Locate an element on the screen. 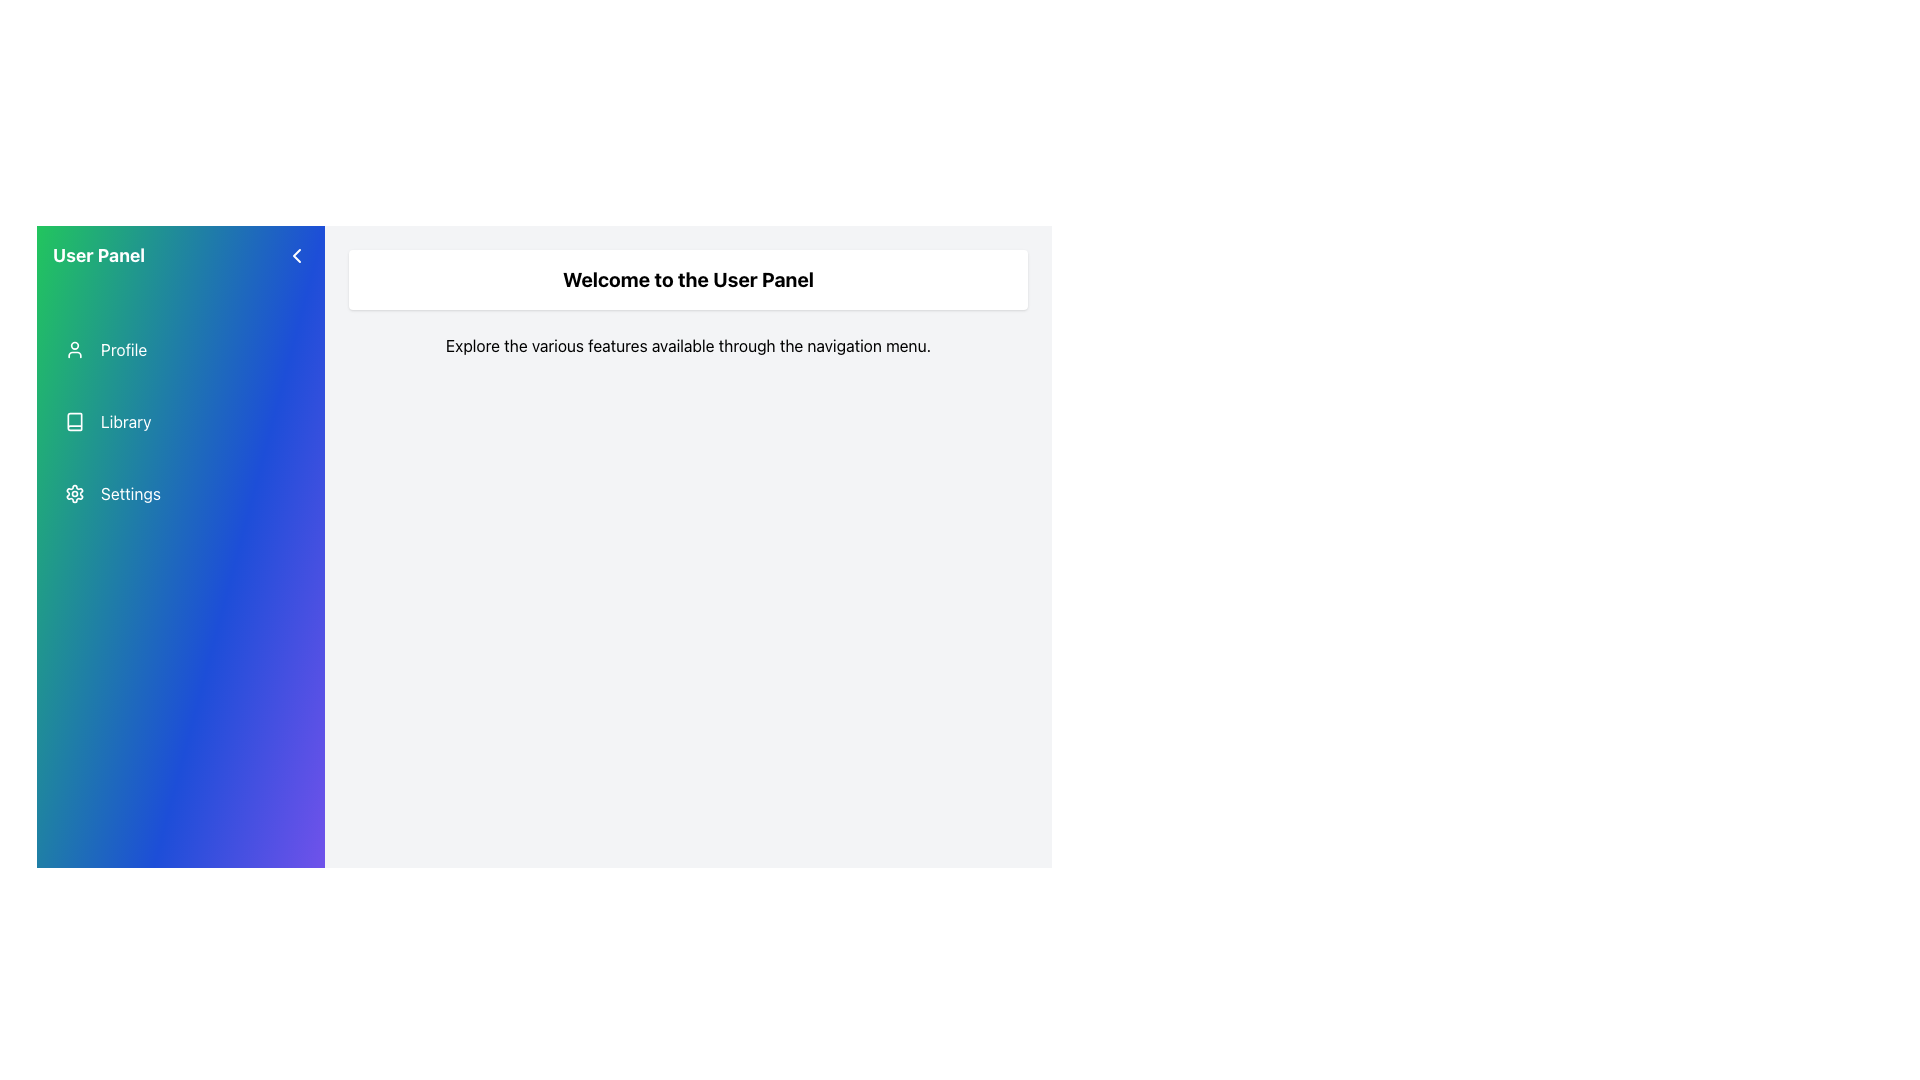 Image resolution: width=1920 pixels, height=1080 pixels. the 'Profile' icon located in the navigation panel to potentially see a tooltip or highlight effect is located at coordinates (75, 349).